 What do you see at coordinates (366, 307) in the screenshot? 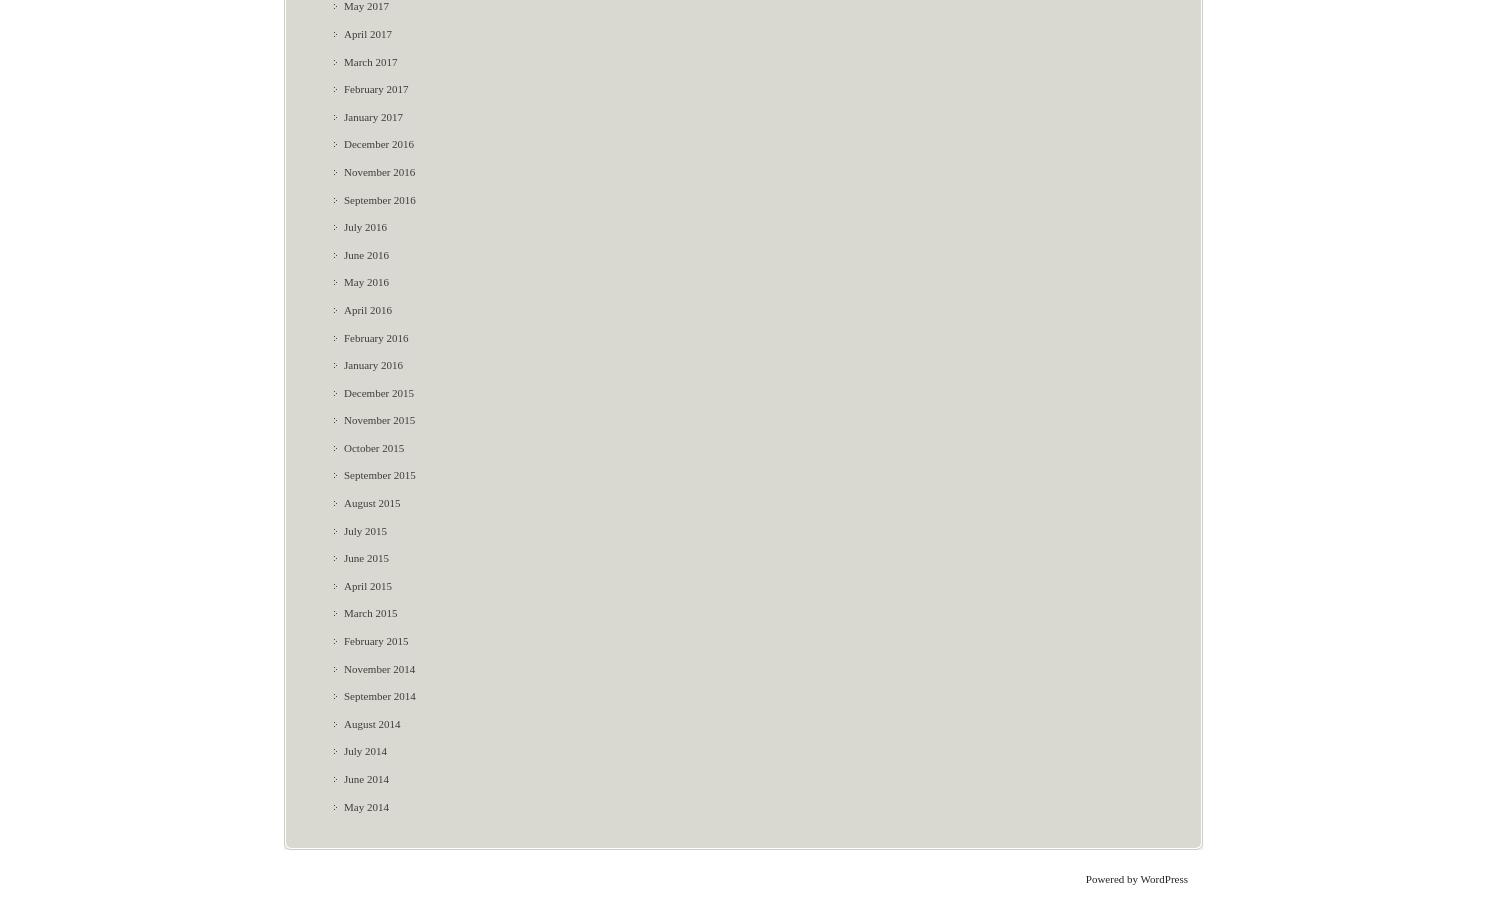
I see `'April 2016'` at bounding box center [366, 307].